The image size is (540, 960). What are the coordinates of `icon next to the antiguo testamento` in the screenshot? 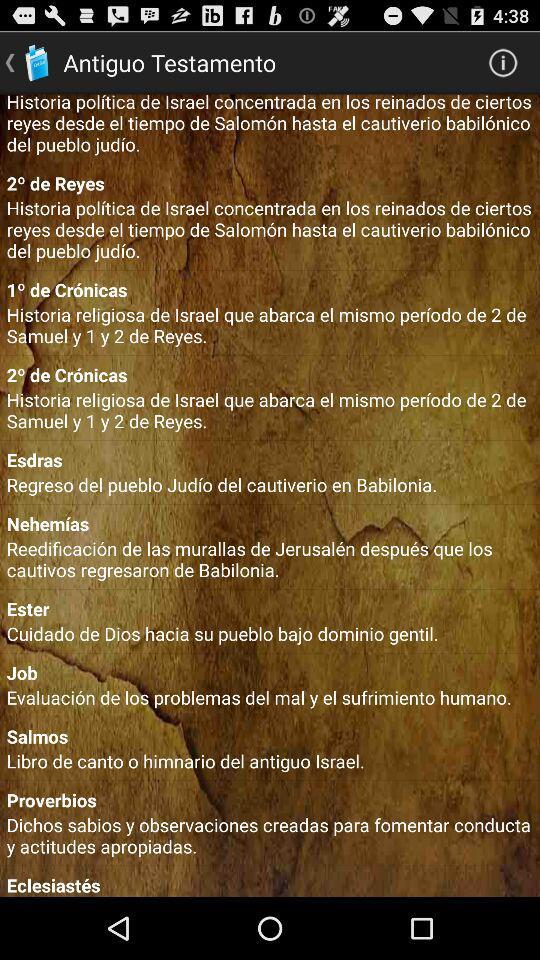 It's located at (502, 62).